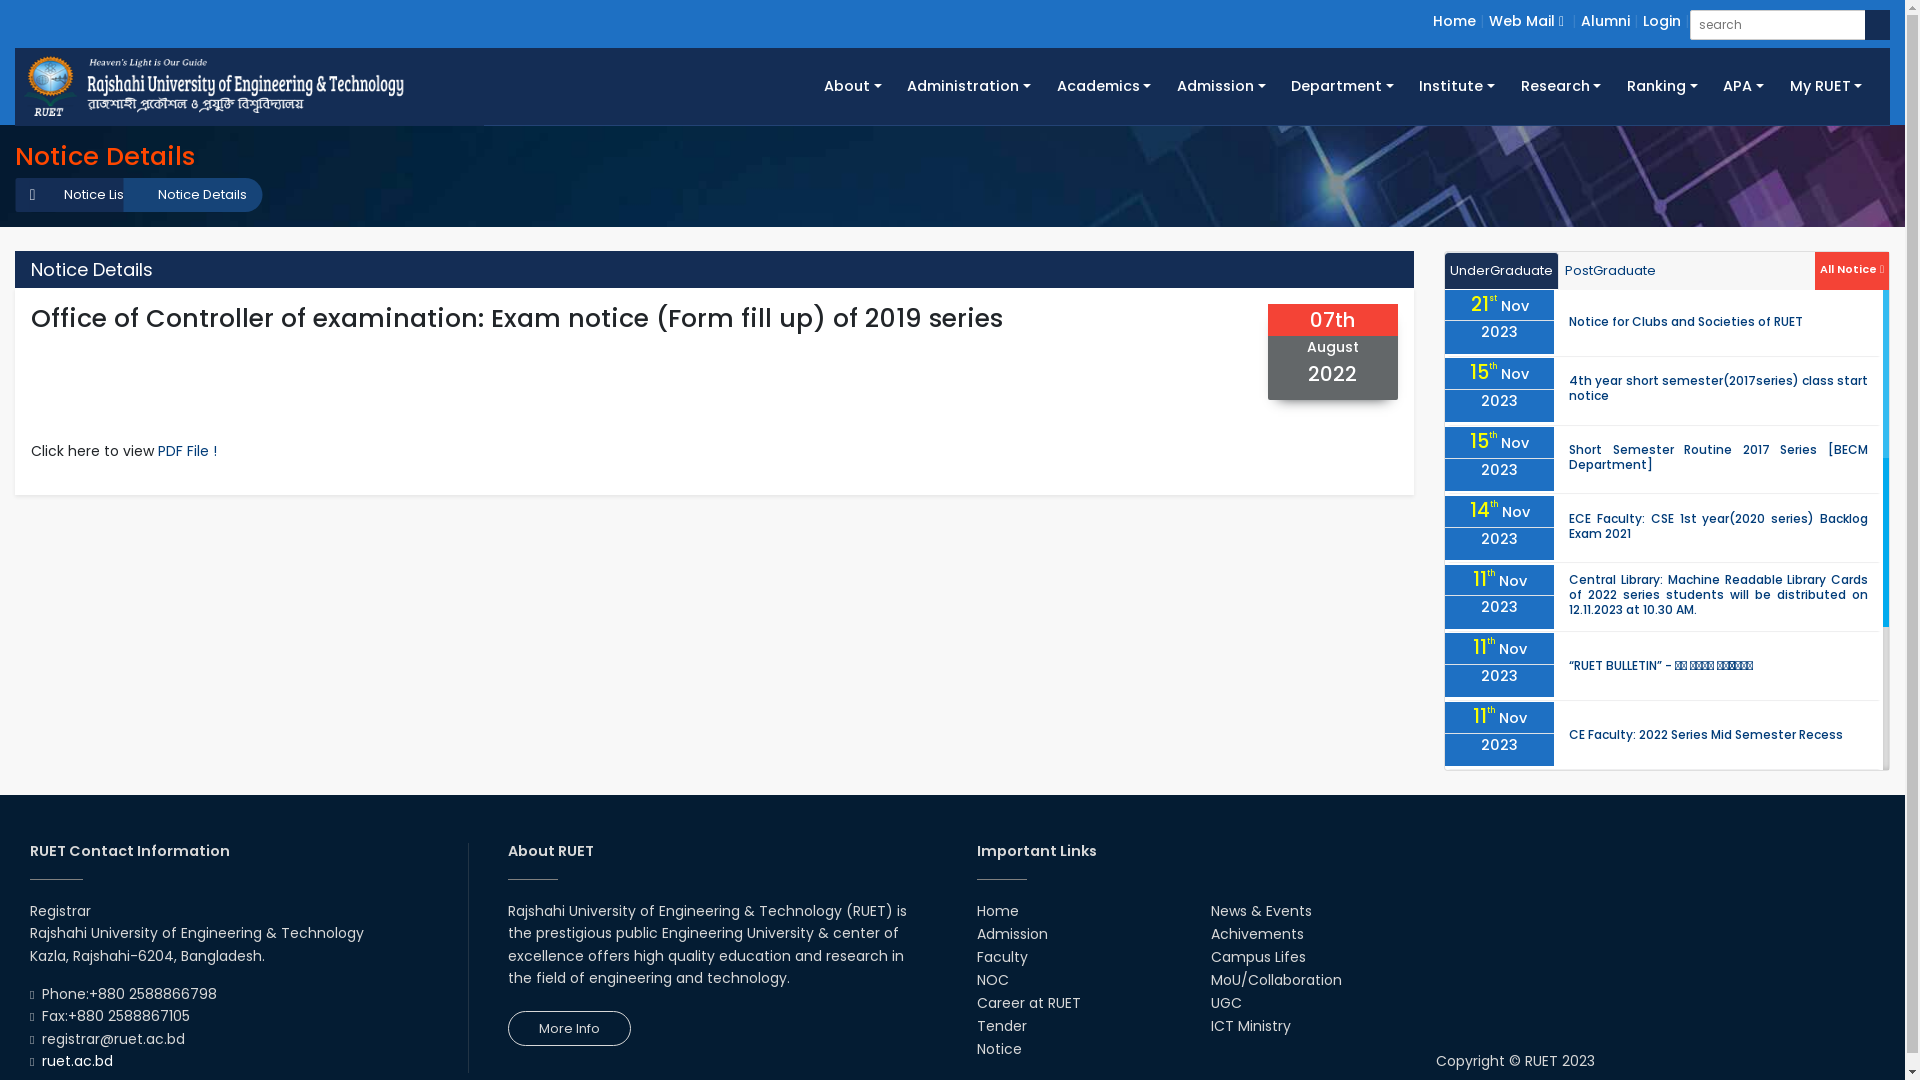  What do you see at coordinates (1605, 20) in the screenshot?
I see `'Alumni'` at bounding box center [1605, 20].